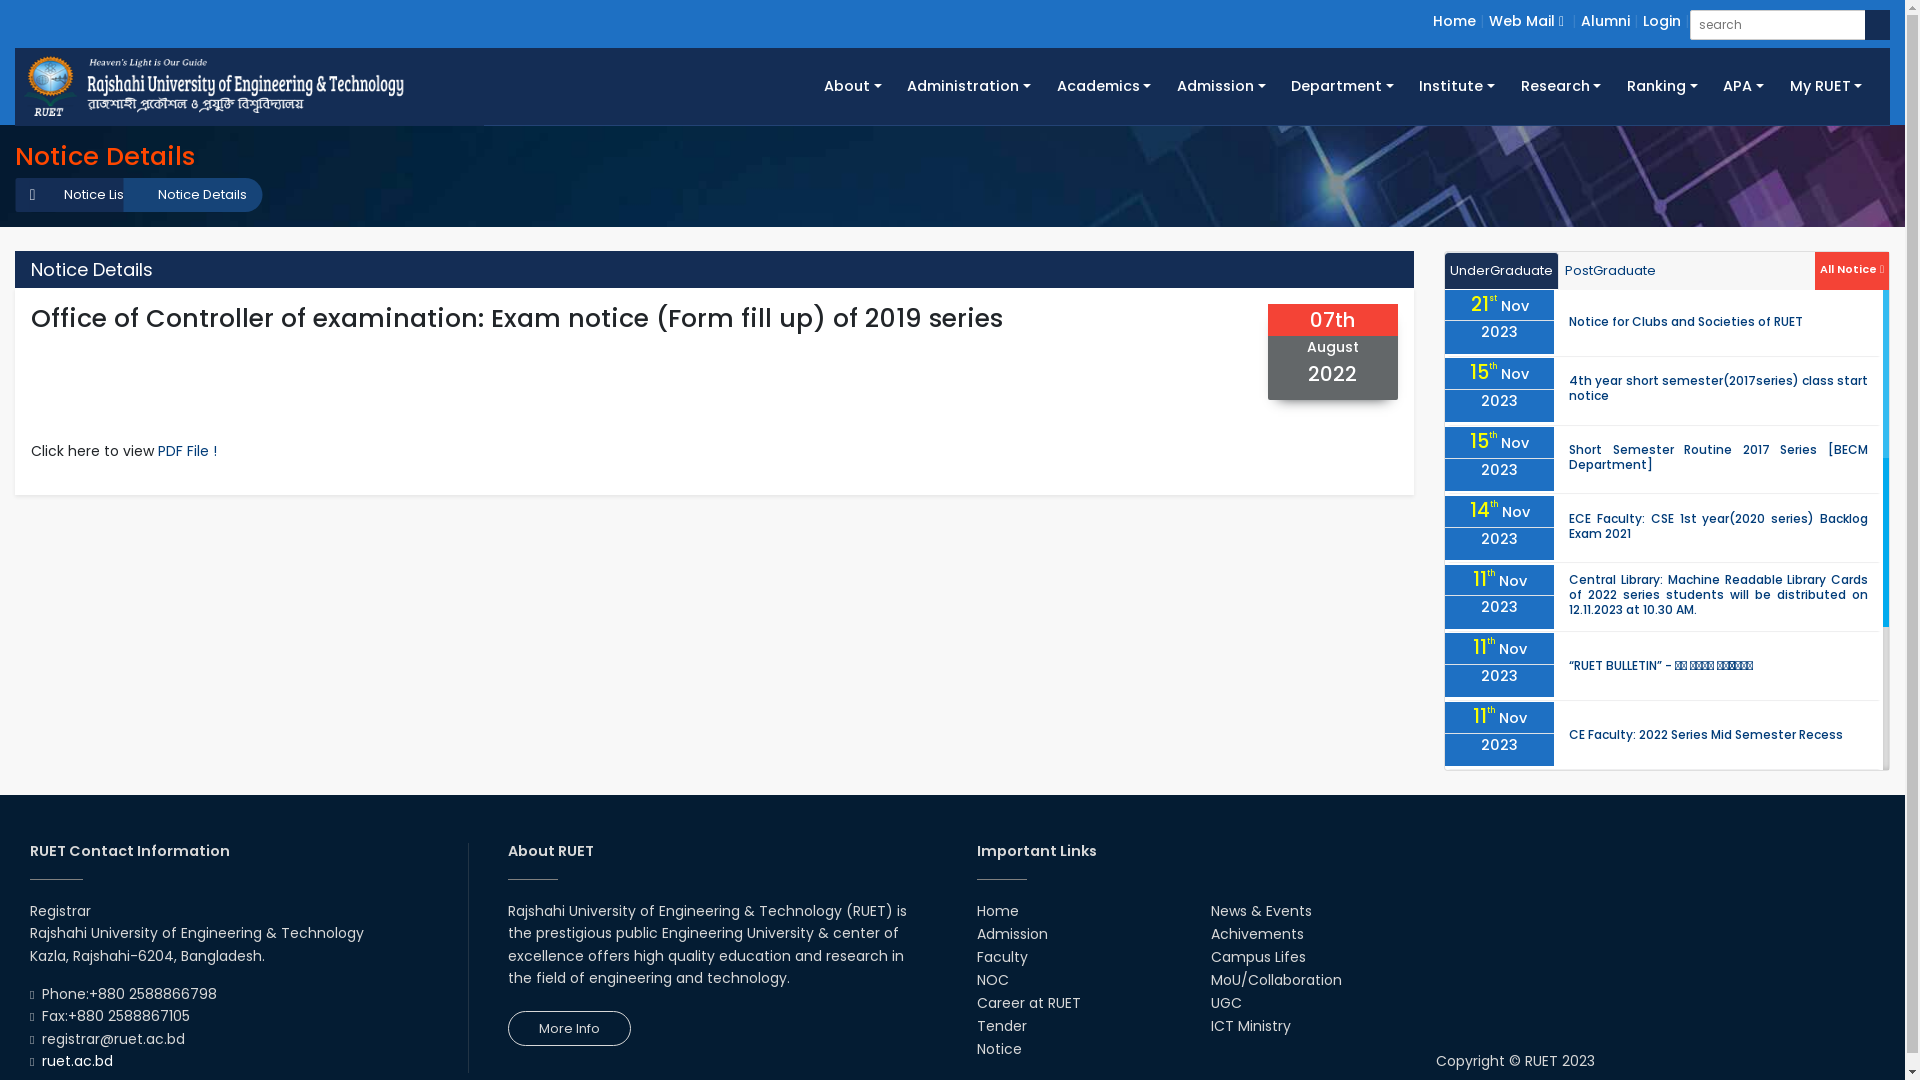  What do you see at coordinates (1605, 20) in the screenshot?
I see `'Alumni'` at bounding box center [1605, 20].